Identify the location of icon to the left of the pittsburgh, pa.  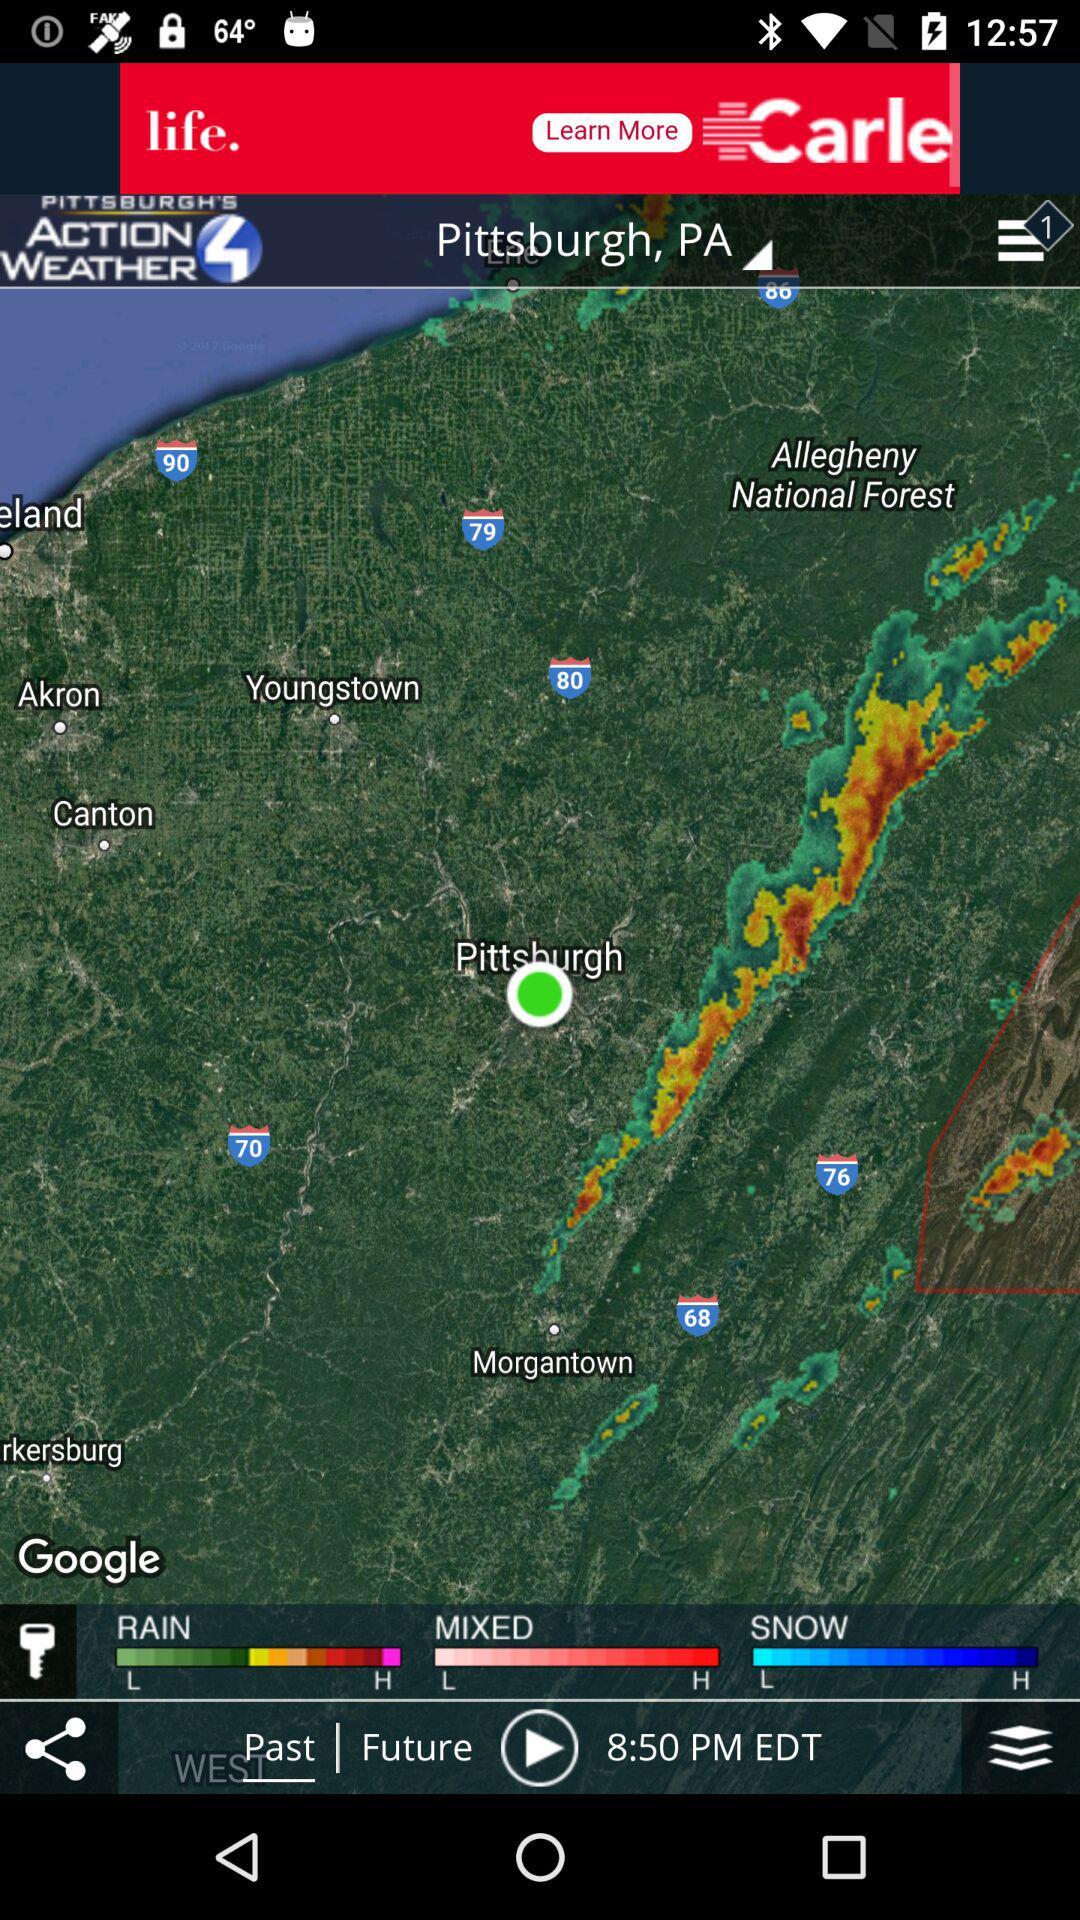
(131, 240).